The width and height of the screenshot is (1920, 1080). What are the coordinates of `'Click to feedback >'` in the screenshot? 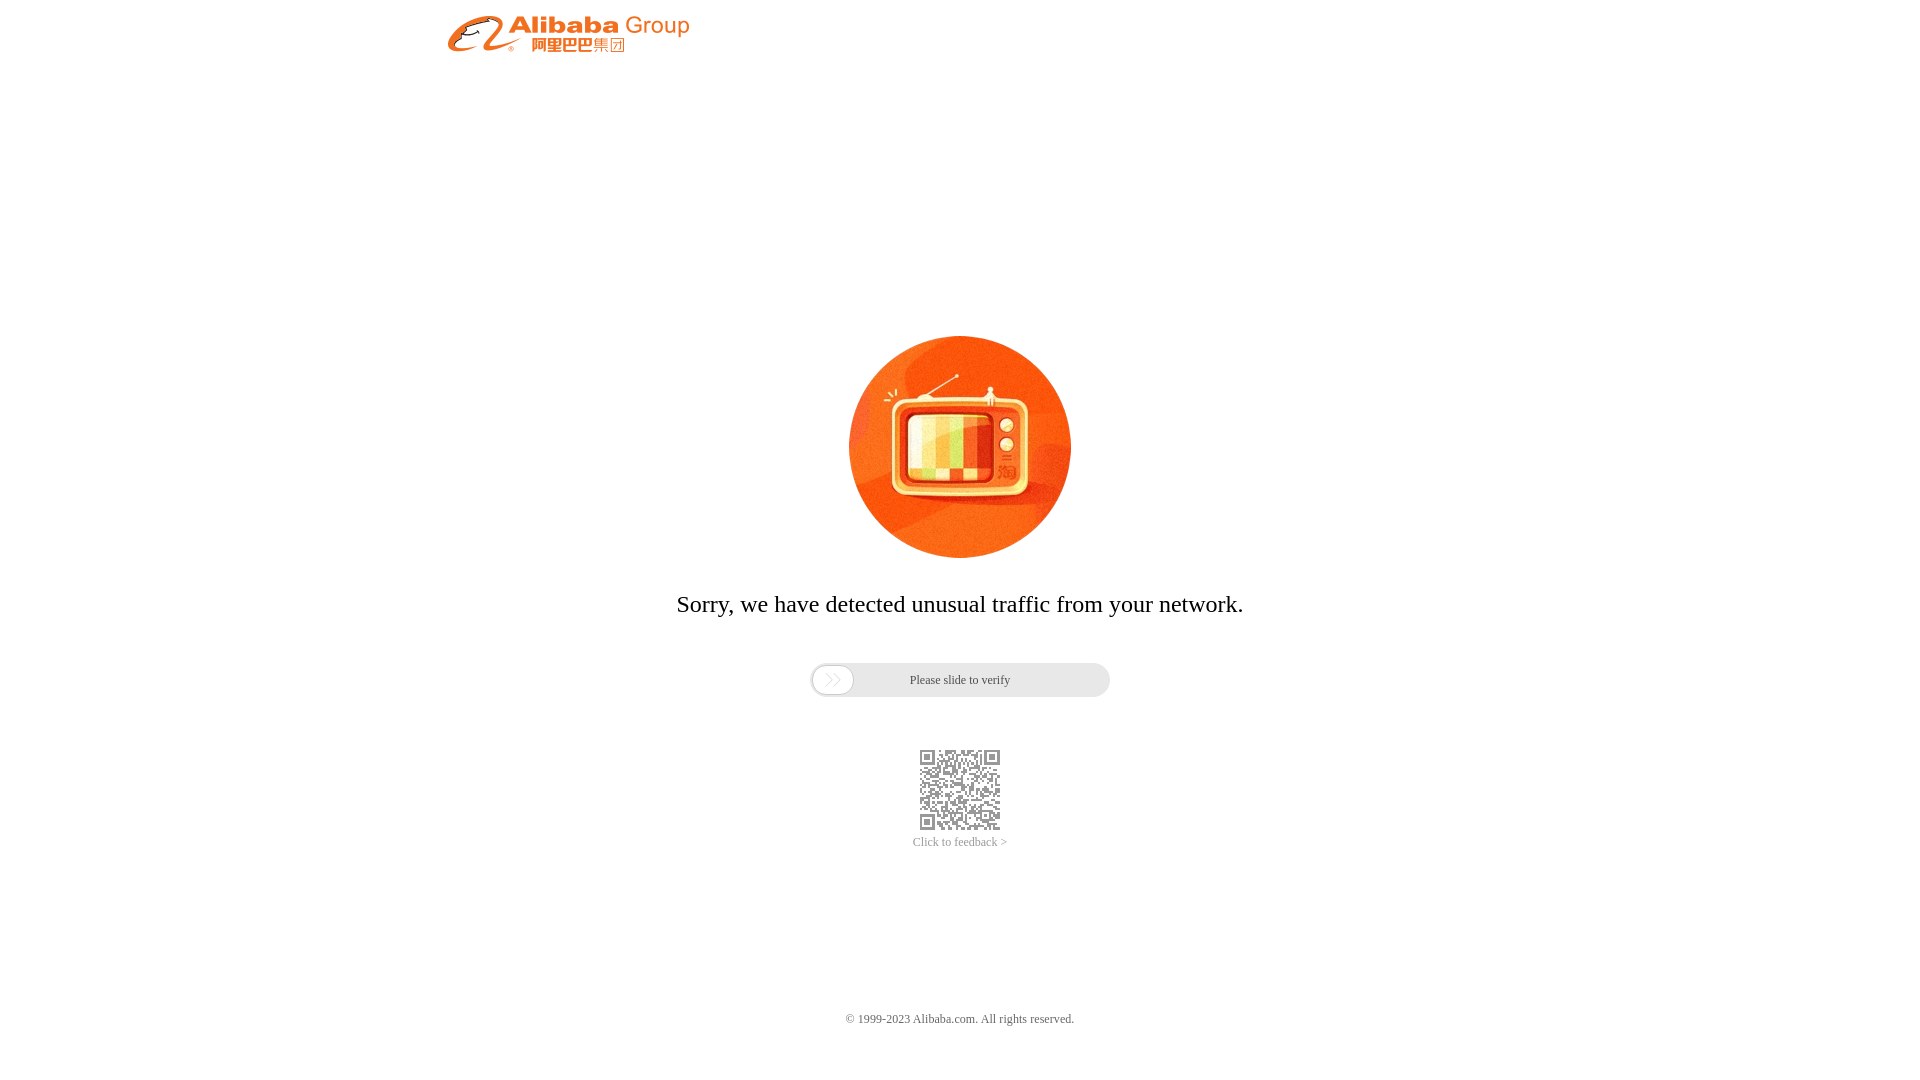 It's located at (960, 842).